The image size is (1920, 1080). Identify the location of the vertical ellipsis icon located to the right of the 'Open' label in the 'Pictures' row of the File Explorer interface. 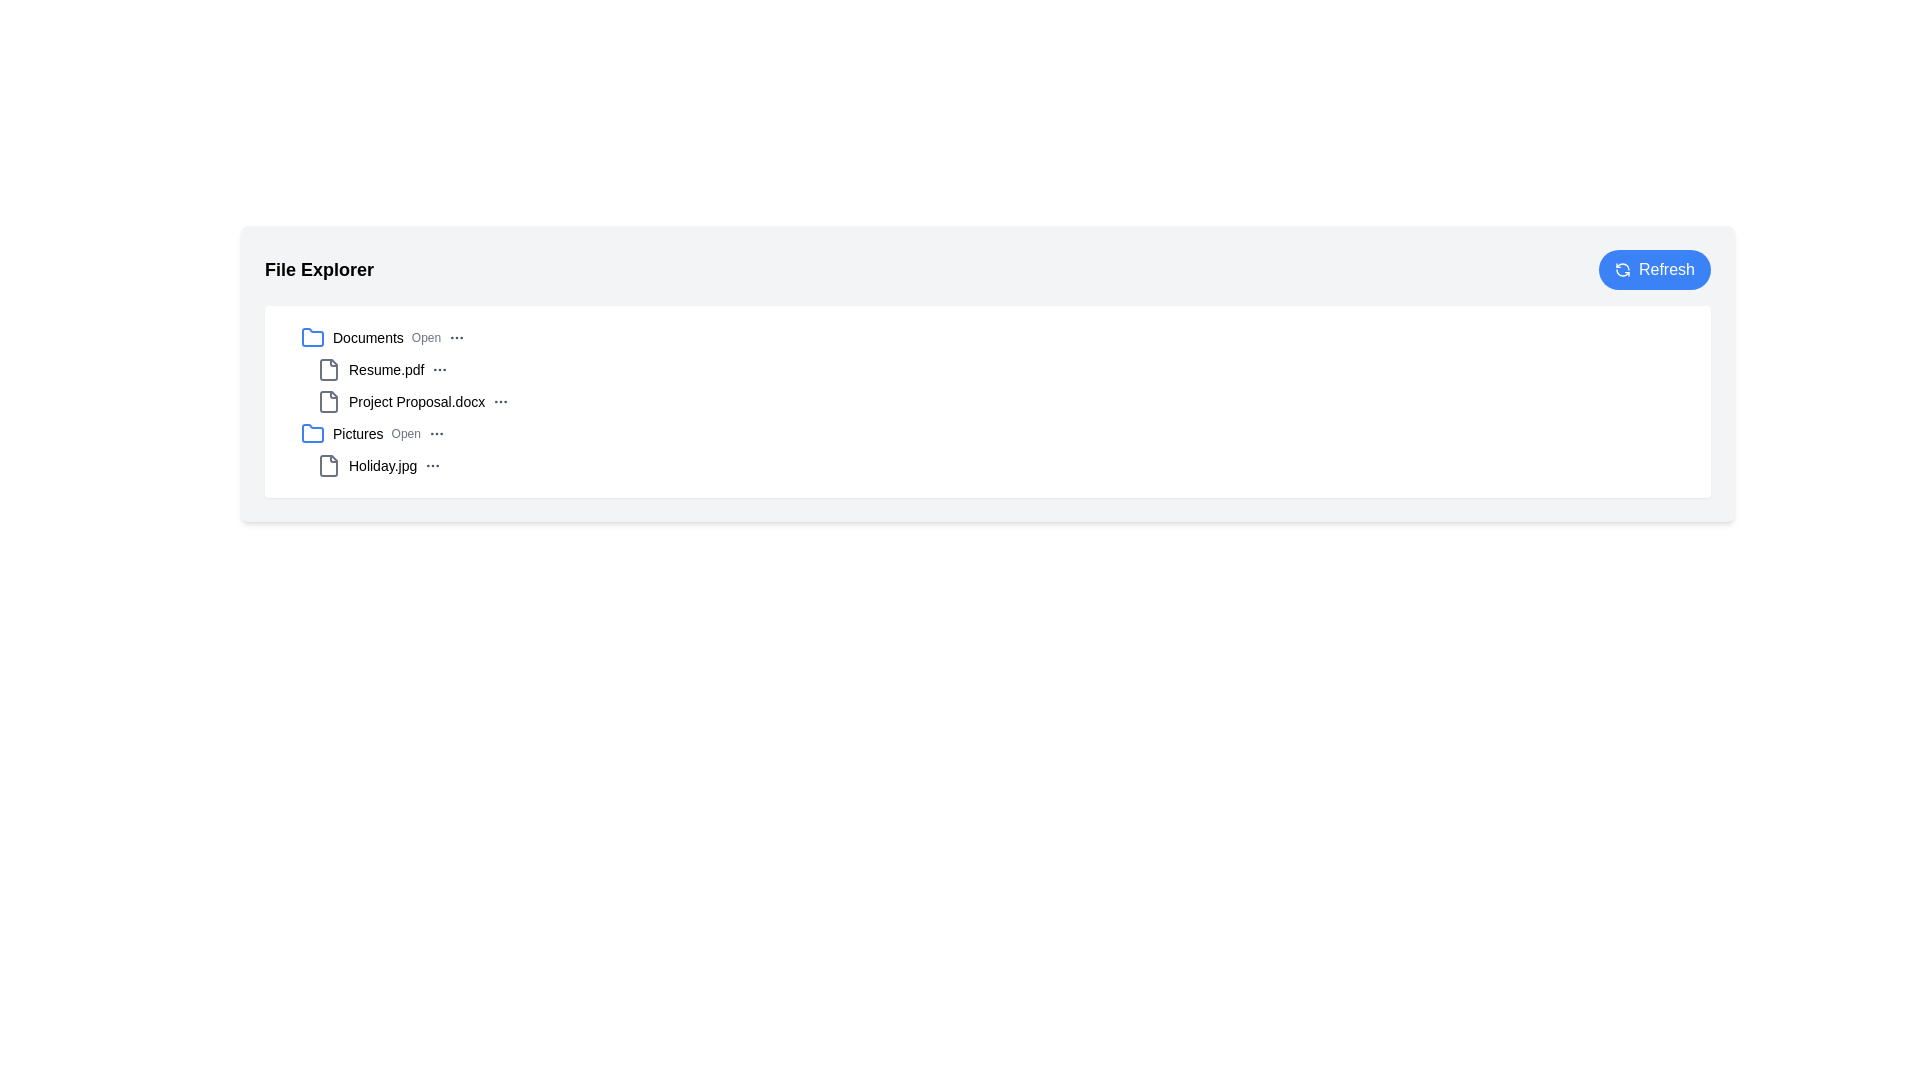
(435, 433).